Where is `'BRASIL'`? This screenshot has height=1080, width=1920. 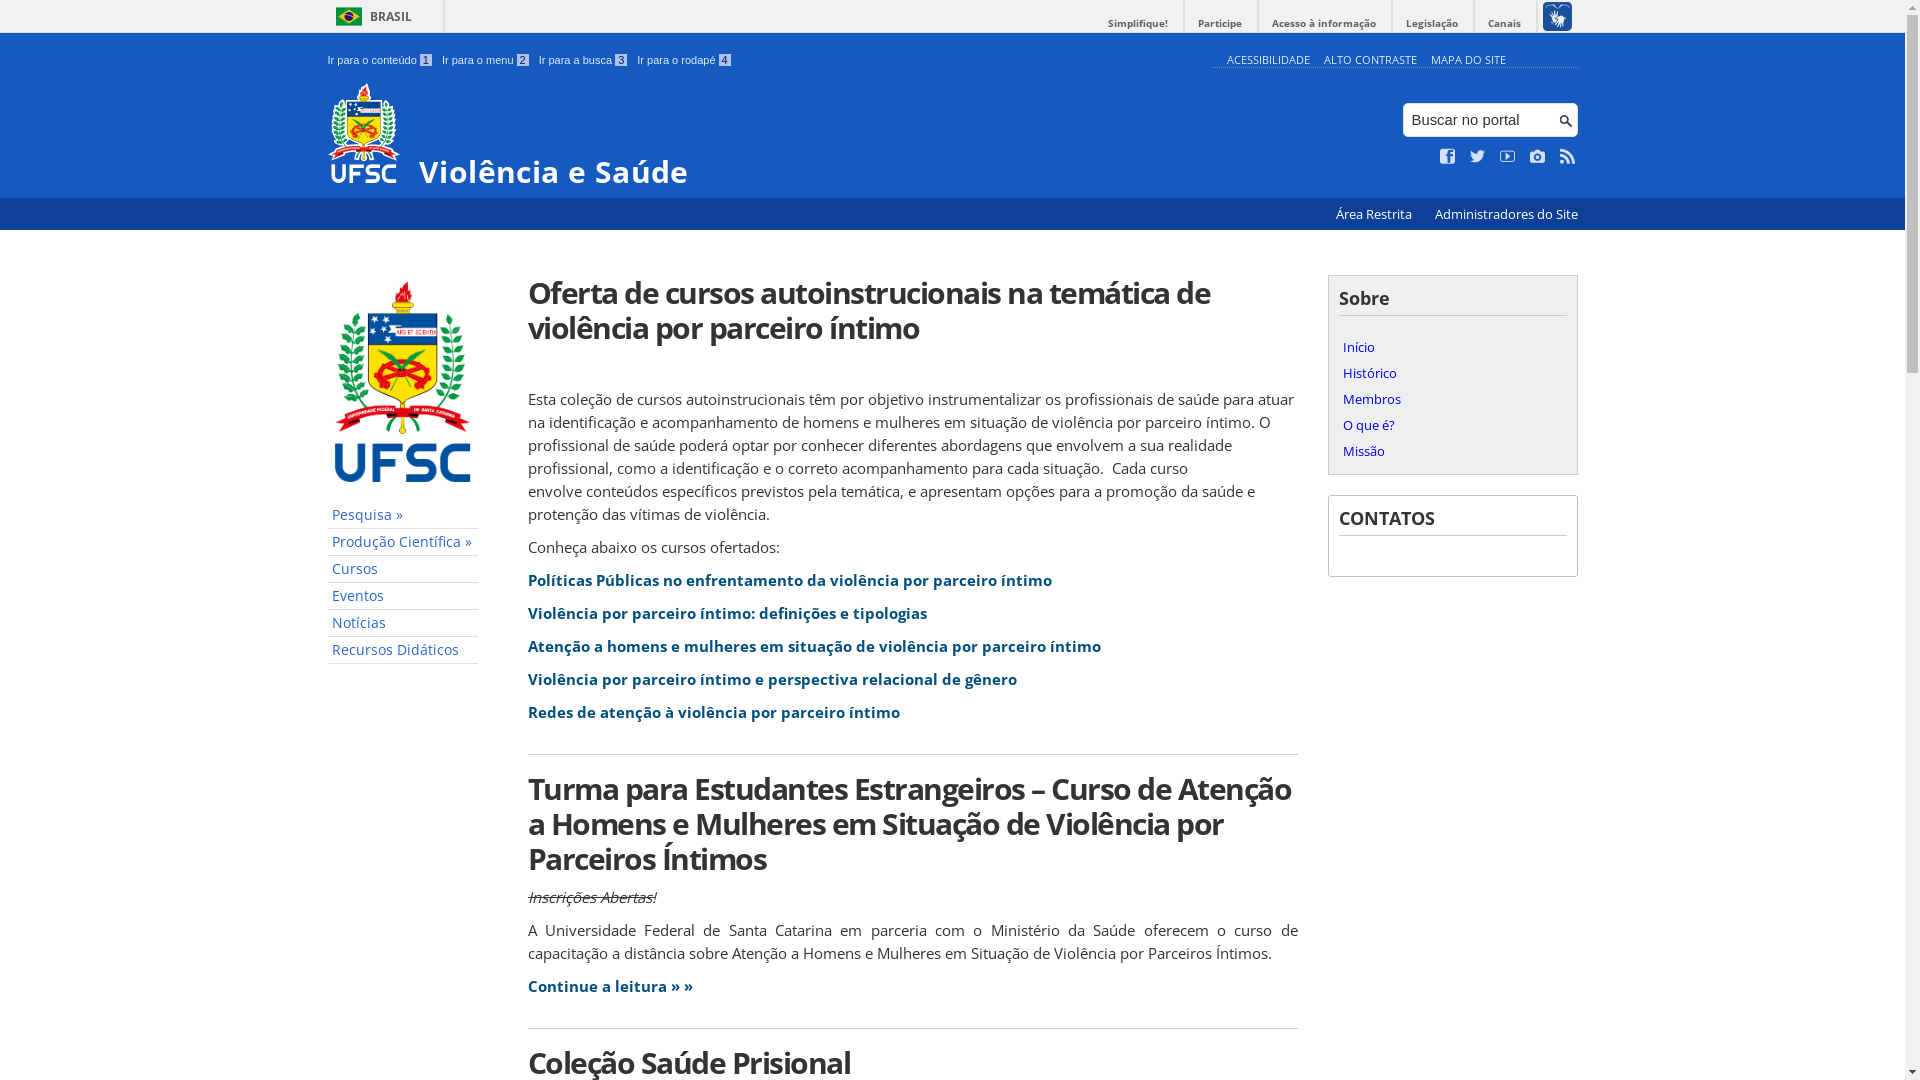 'BRASIL' is located at coordinates (370, 16).